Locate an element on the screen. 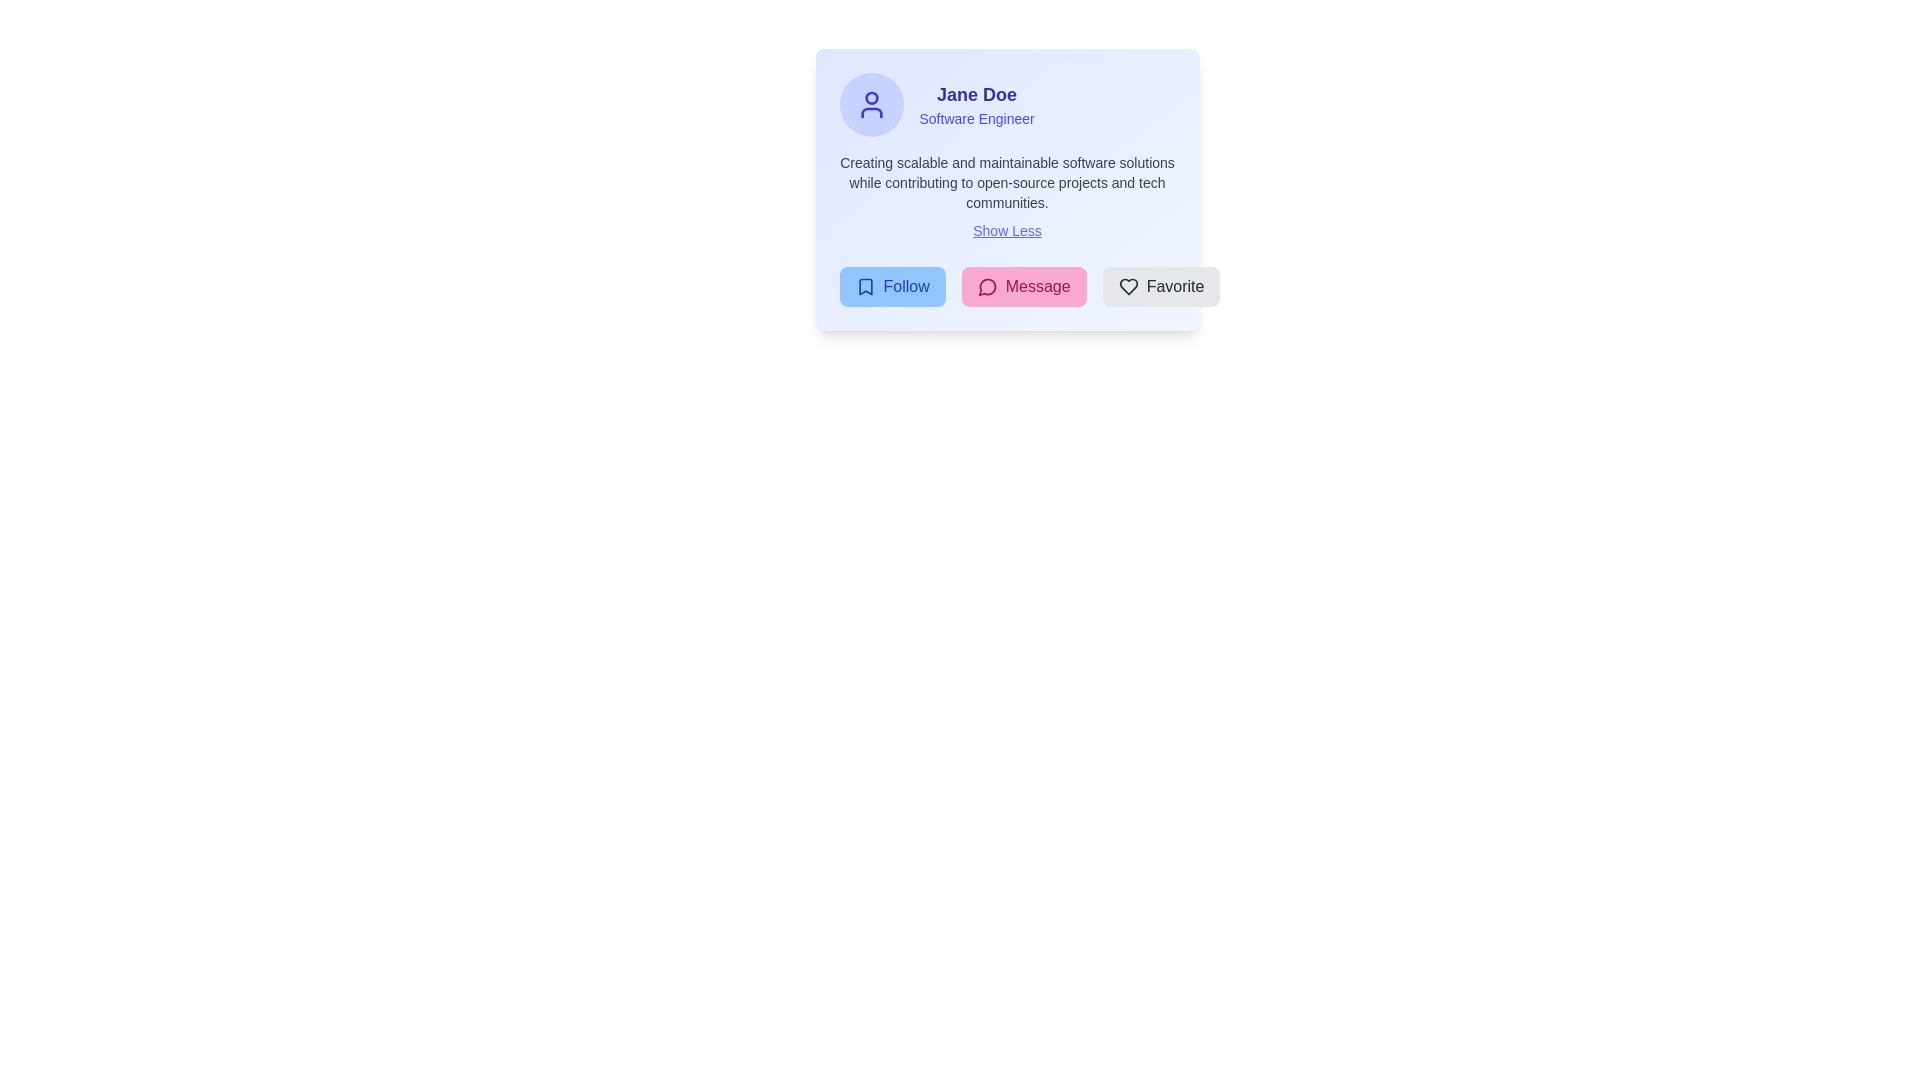 The image size is (1920, 1080). the heart-shaped icon within the 'Favorite' button located in the bottom right corner of the user profile card is located at coordinates (1128, 286).